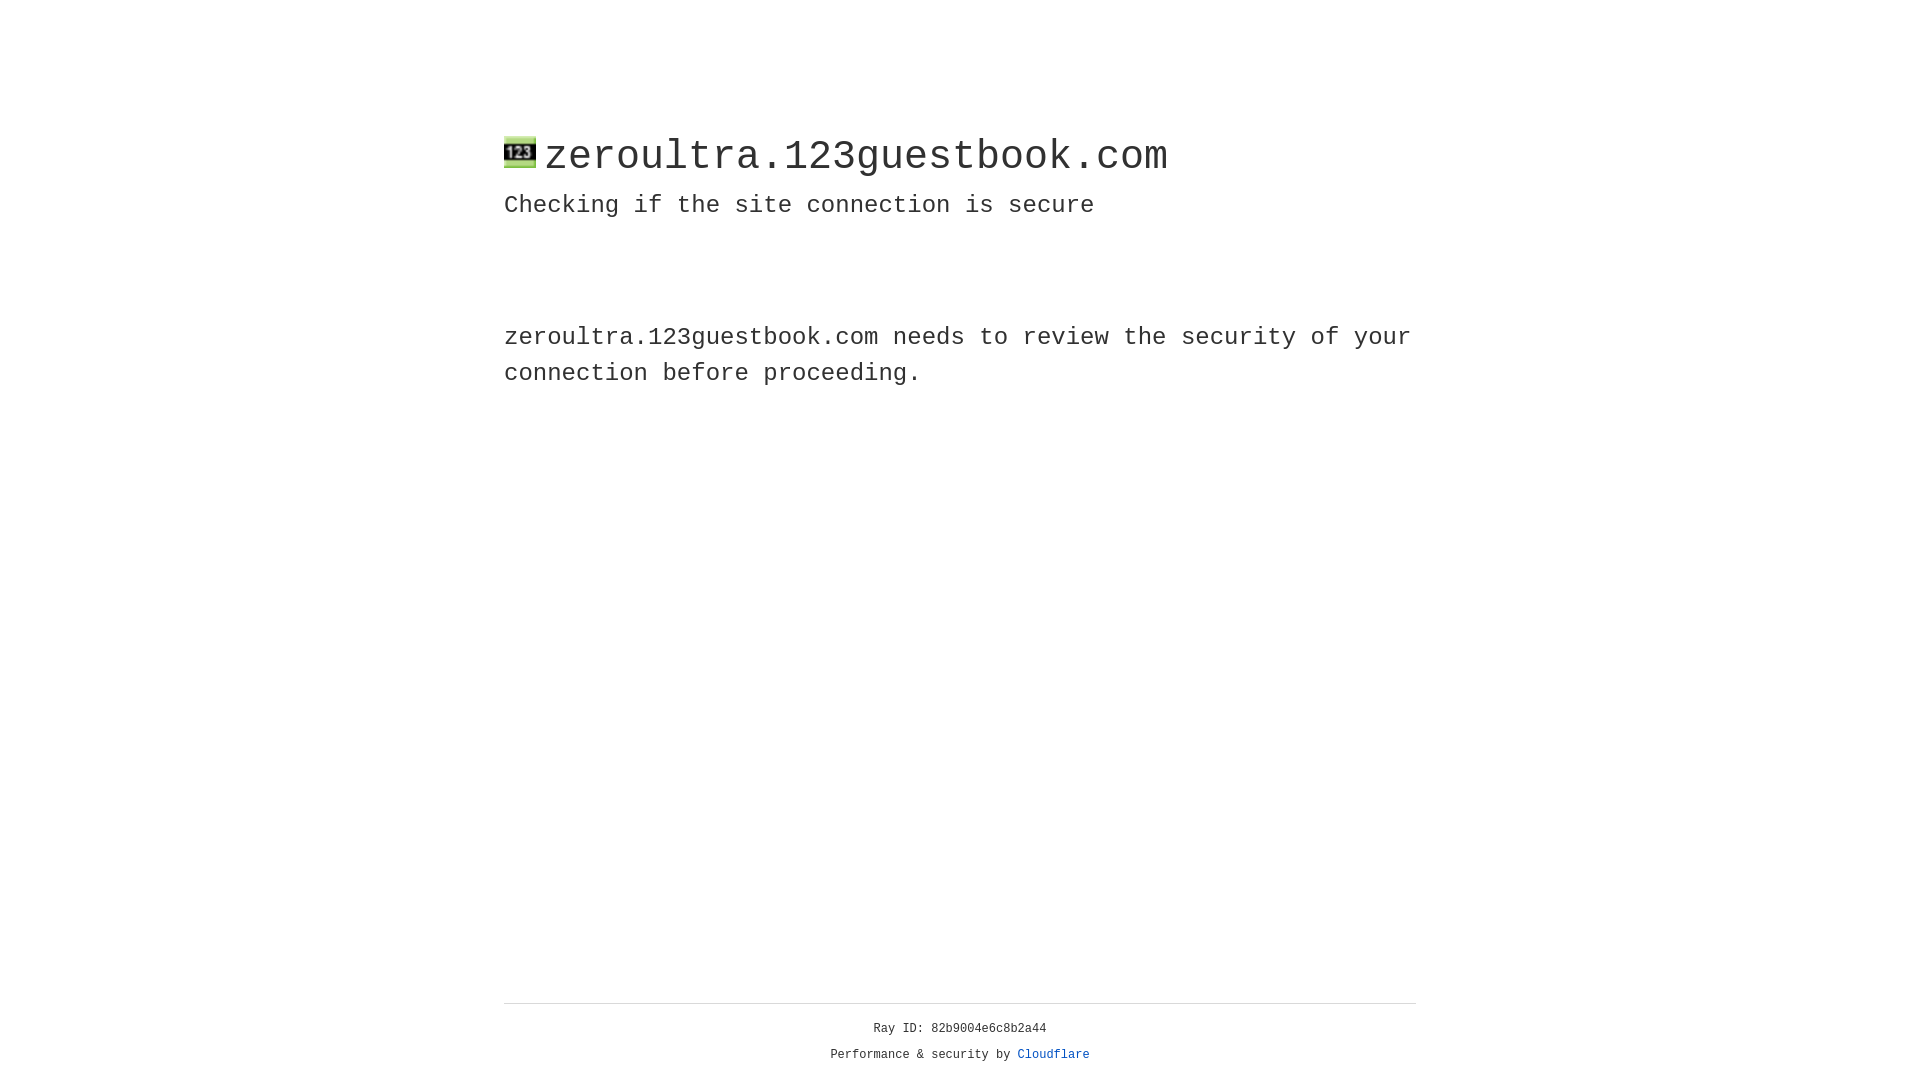  I want to click on 'Cloudflare', so click(1017, 1054).